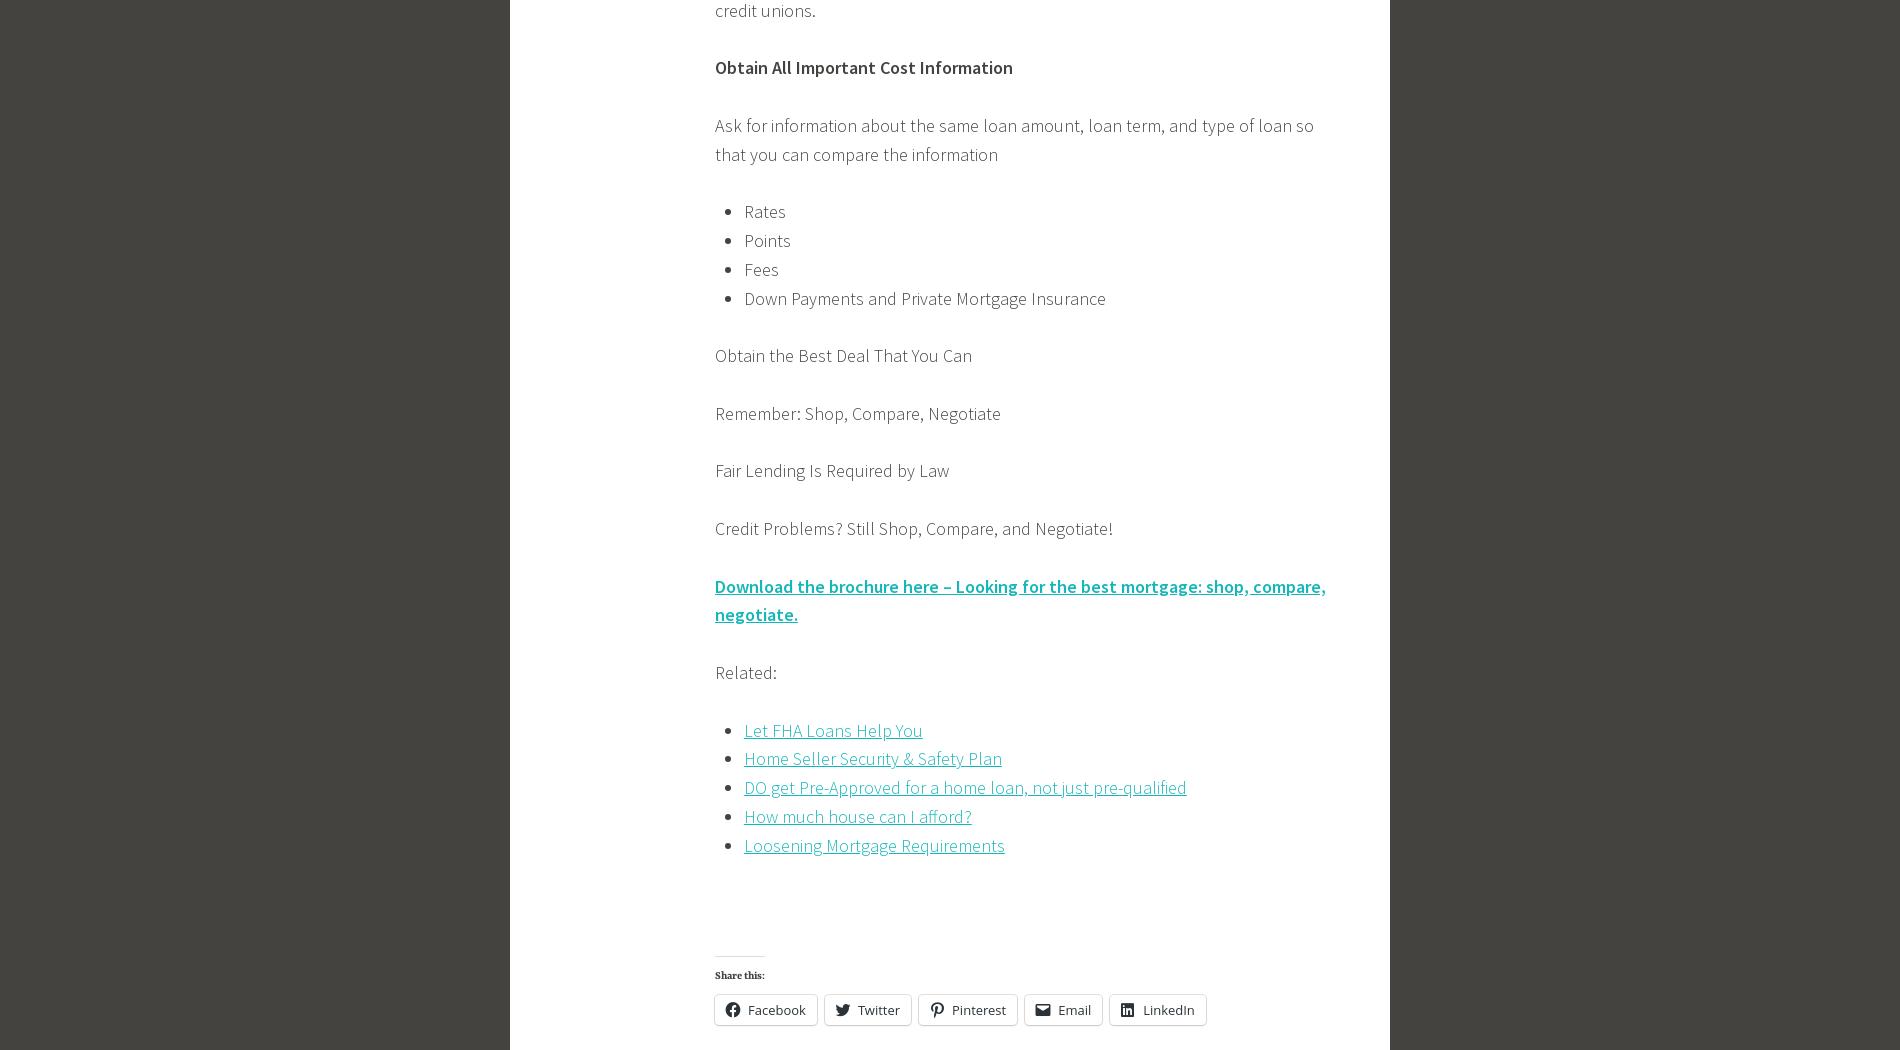 Image resolution: width=1900 pixels, height=1050 pixels. I want to click on 'Related:', so click(713, 671).